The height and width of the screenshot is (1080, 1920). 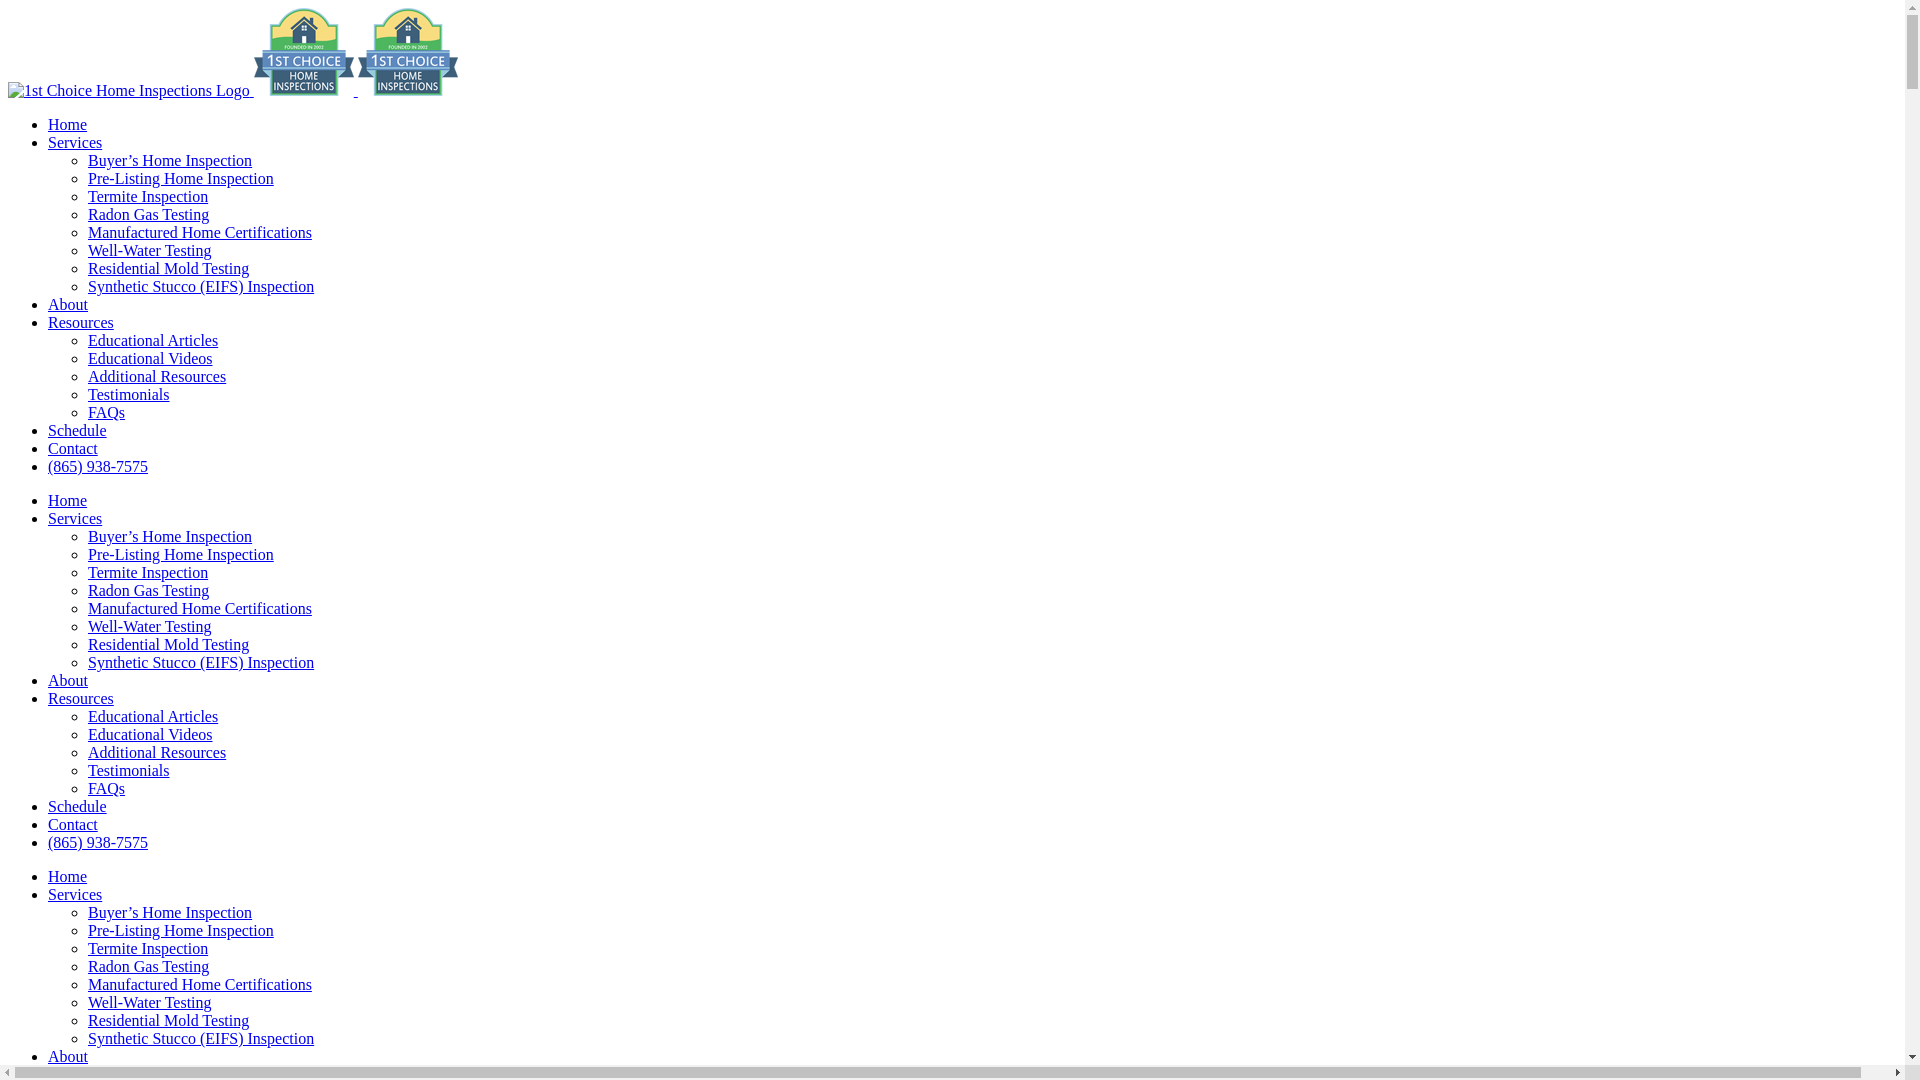 I want to click on 'Well-Water Testing', so click(x=148, y=625).